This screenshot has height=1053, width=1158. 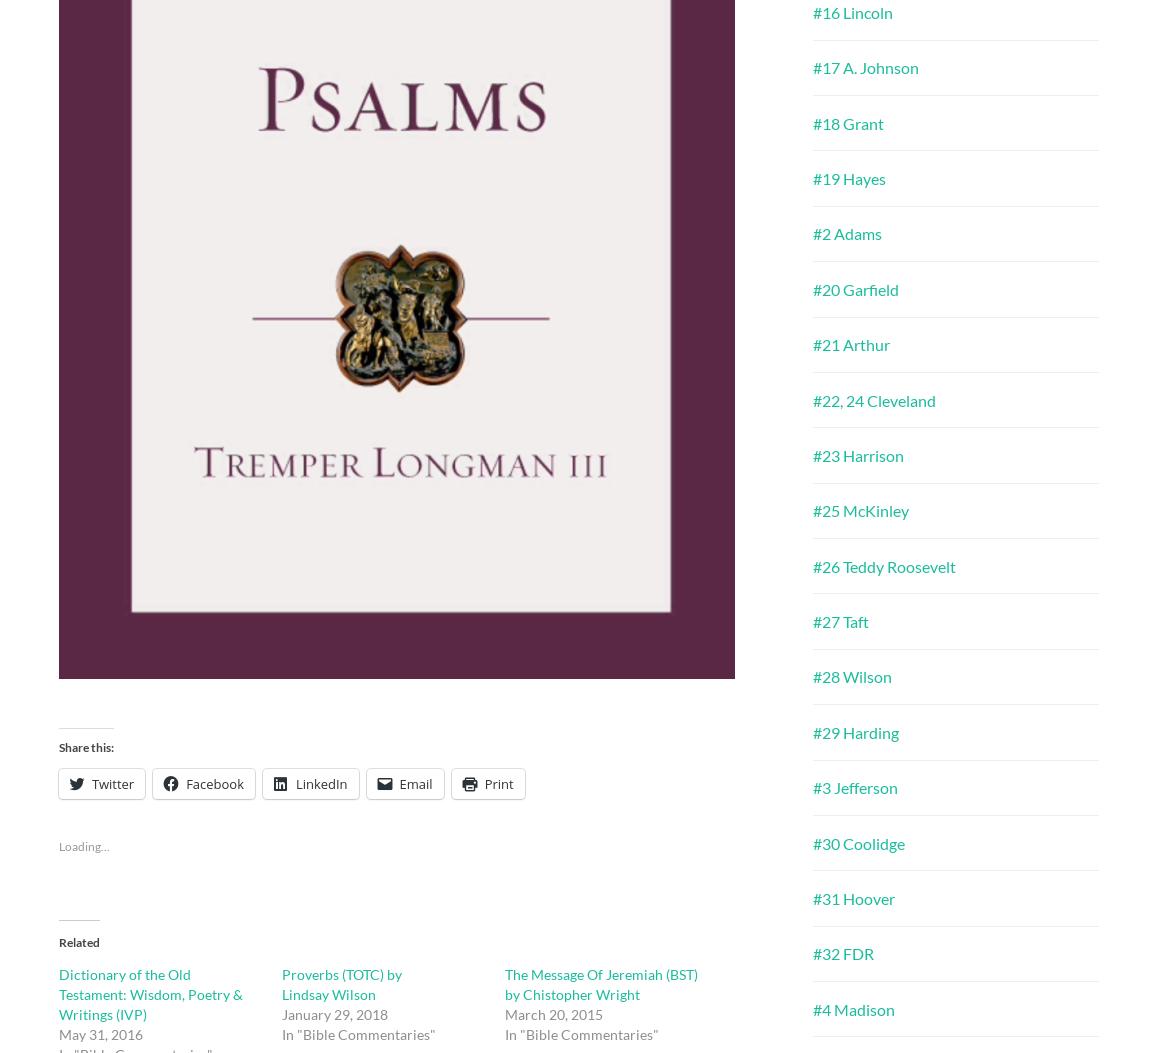 I want to click on 'Loading...', so click(x=84, y=844).